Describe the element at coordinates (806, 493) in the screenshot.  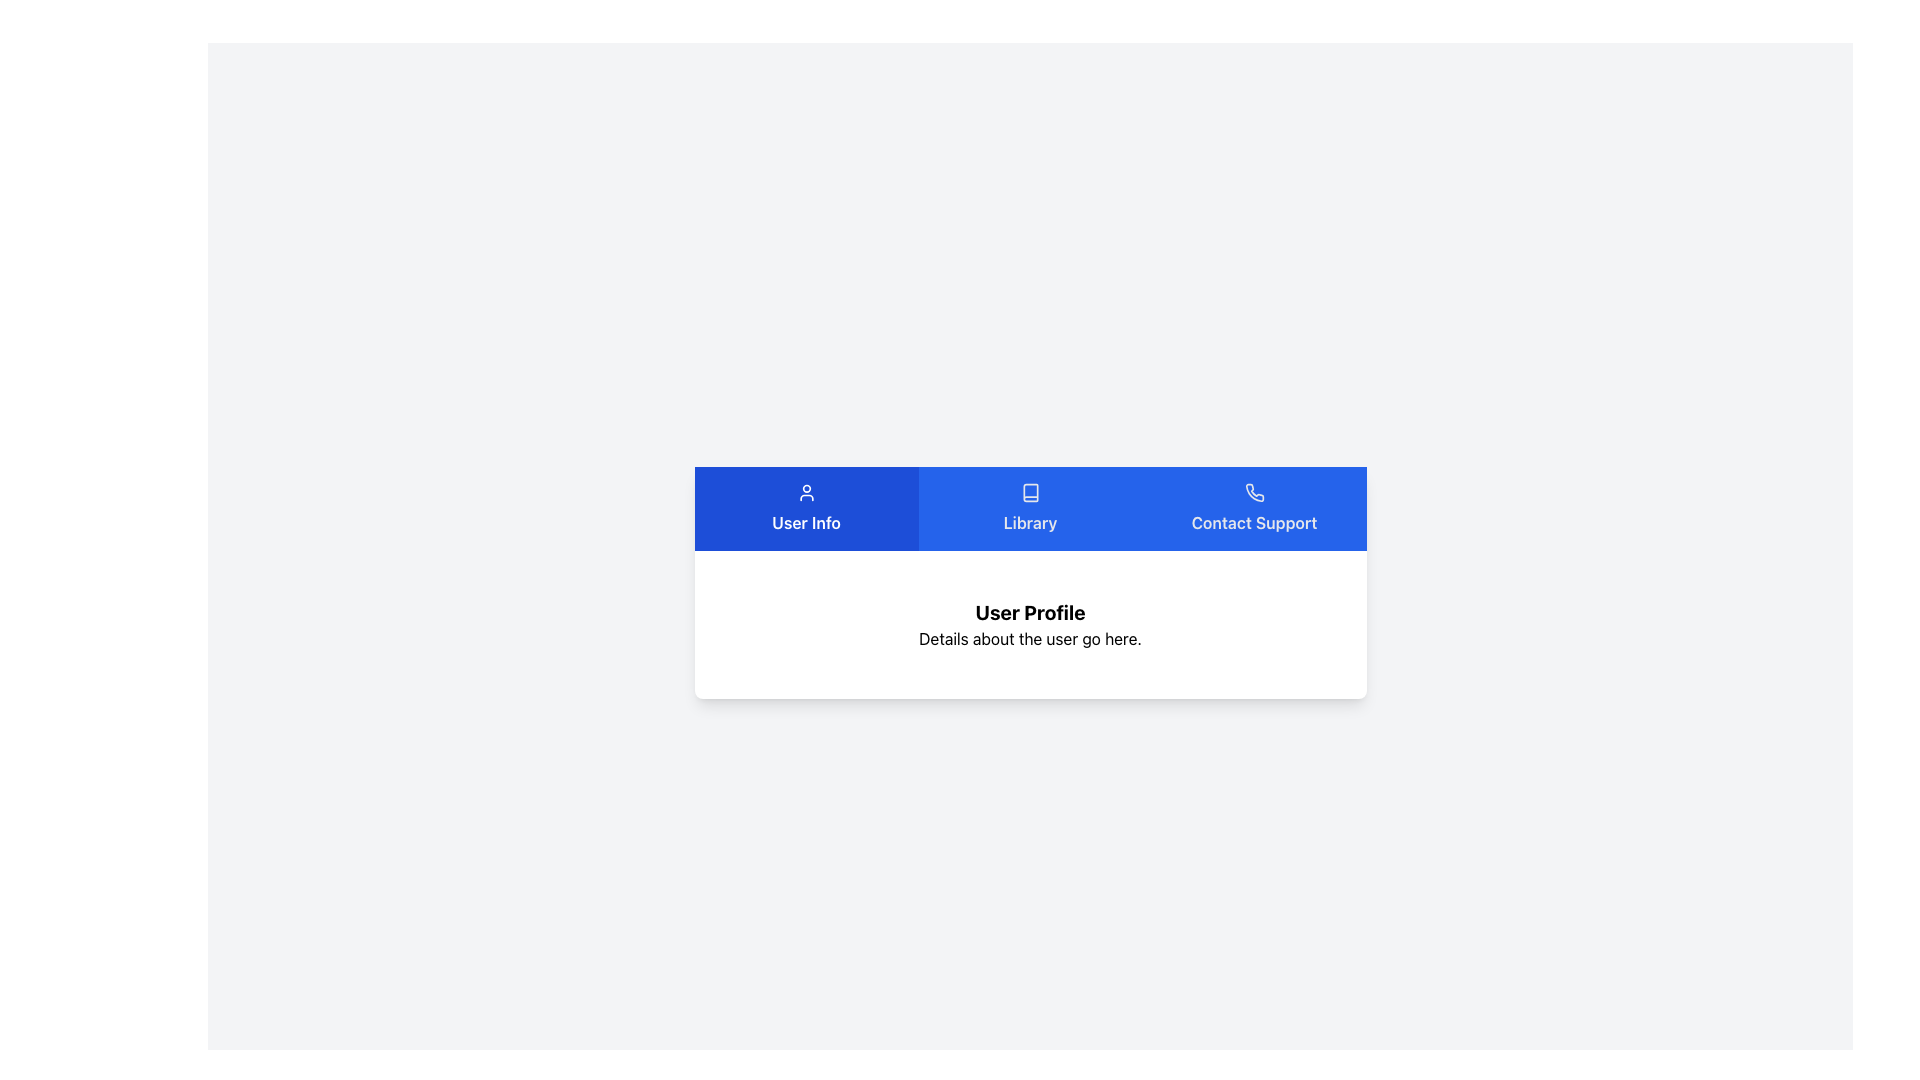
I see `the user profile icon in the top navigation bar by moving the keyboard focus to it` at that location.